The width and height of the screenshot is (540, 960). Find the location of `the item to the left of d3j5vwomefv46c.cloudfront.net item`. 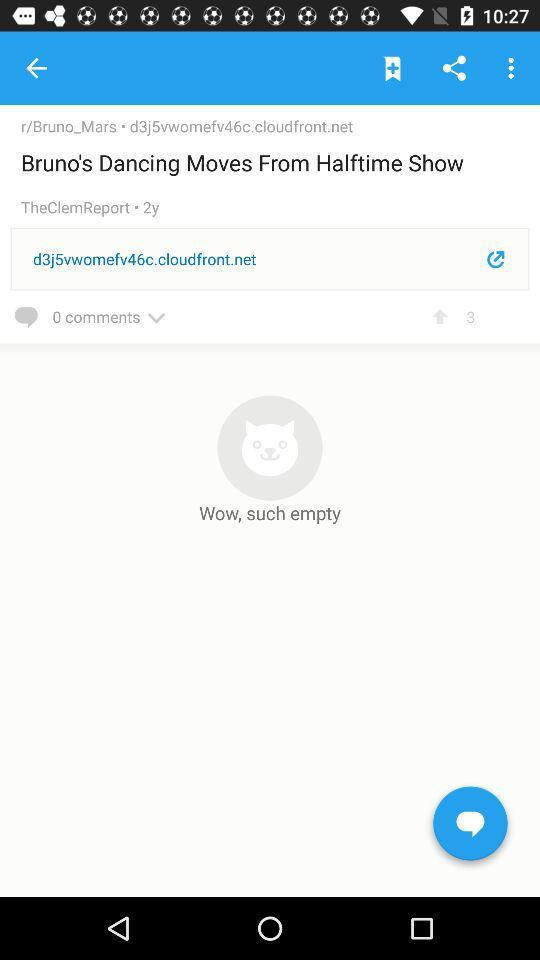

the item to the left of d3j5vwomefv46c.cloudfront.net item is located at coordinates (74, 125).